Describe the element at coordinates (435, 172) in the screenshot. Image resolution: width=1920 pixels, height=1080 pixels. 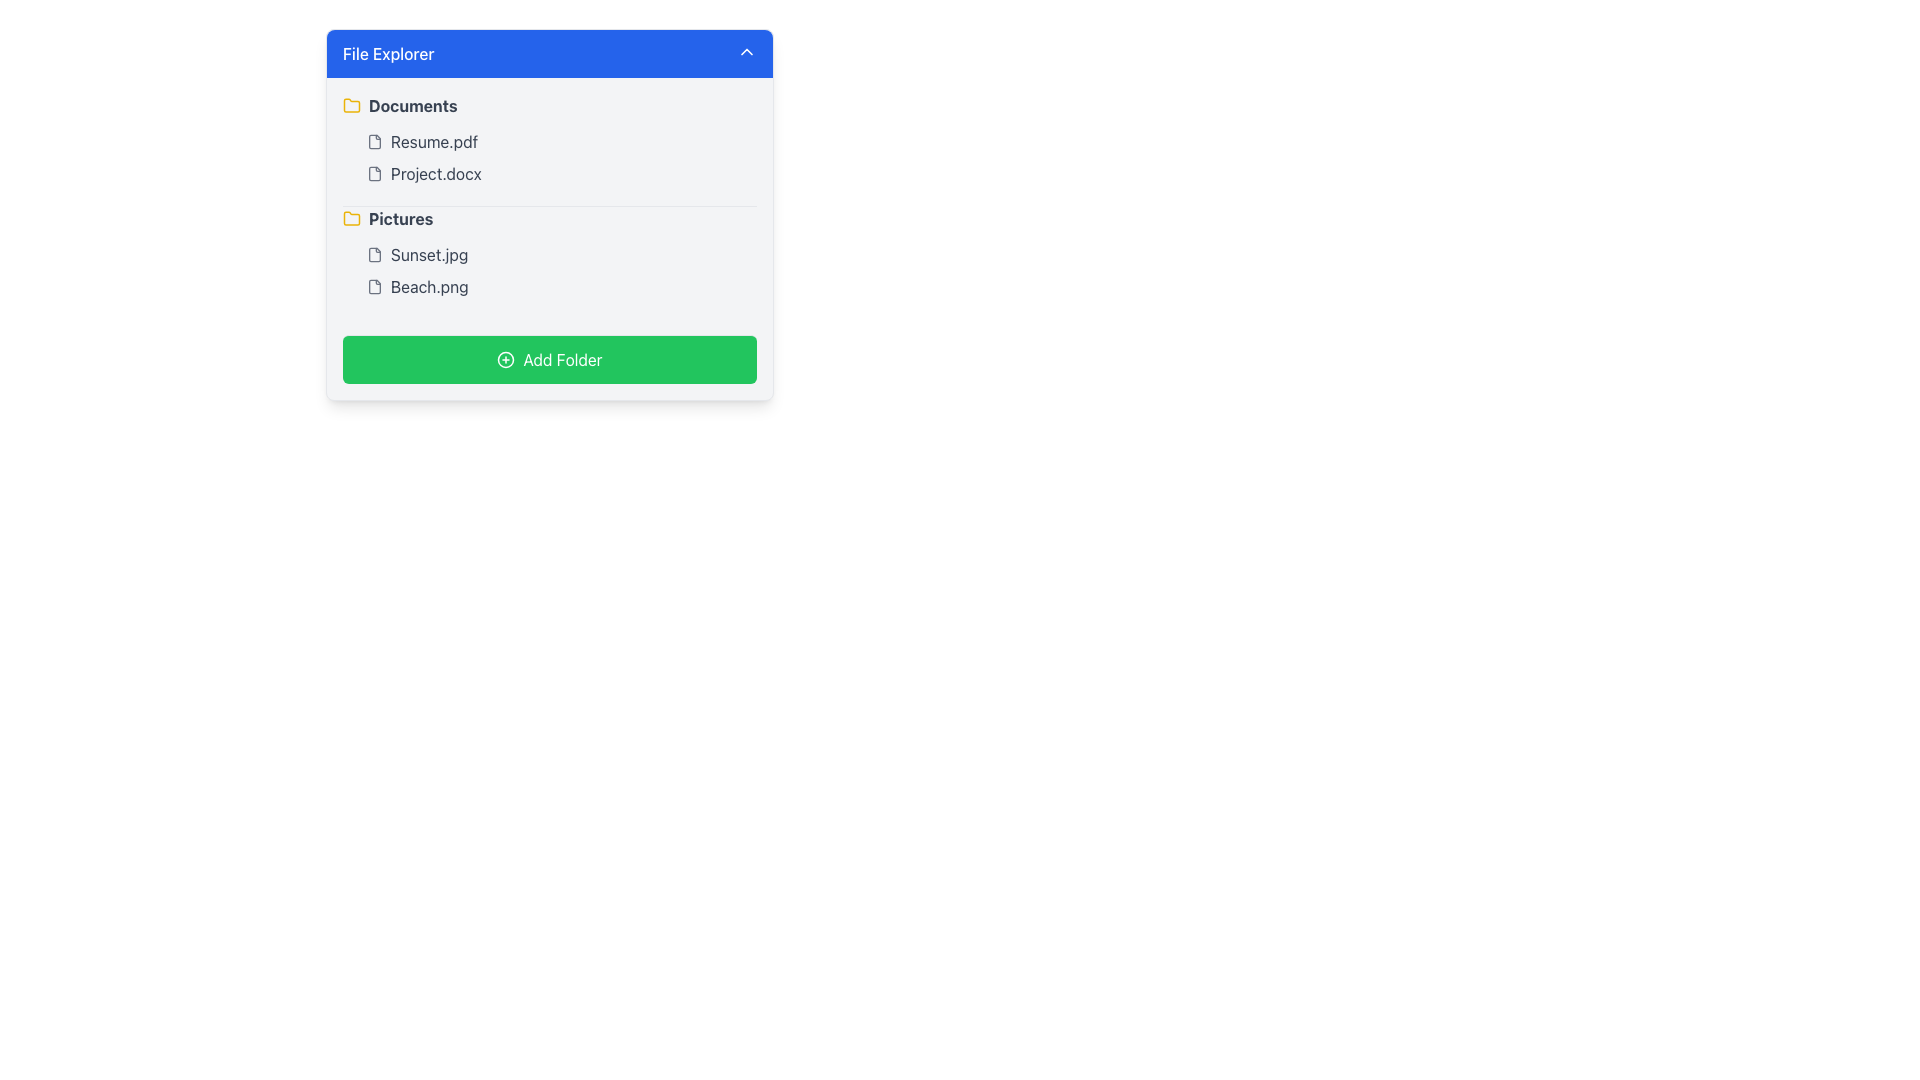
I see `the text label representing the filename 'Project.docx' located` at that location.